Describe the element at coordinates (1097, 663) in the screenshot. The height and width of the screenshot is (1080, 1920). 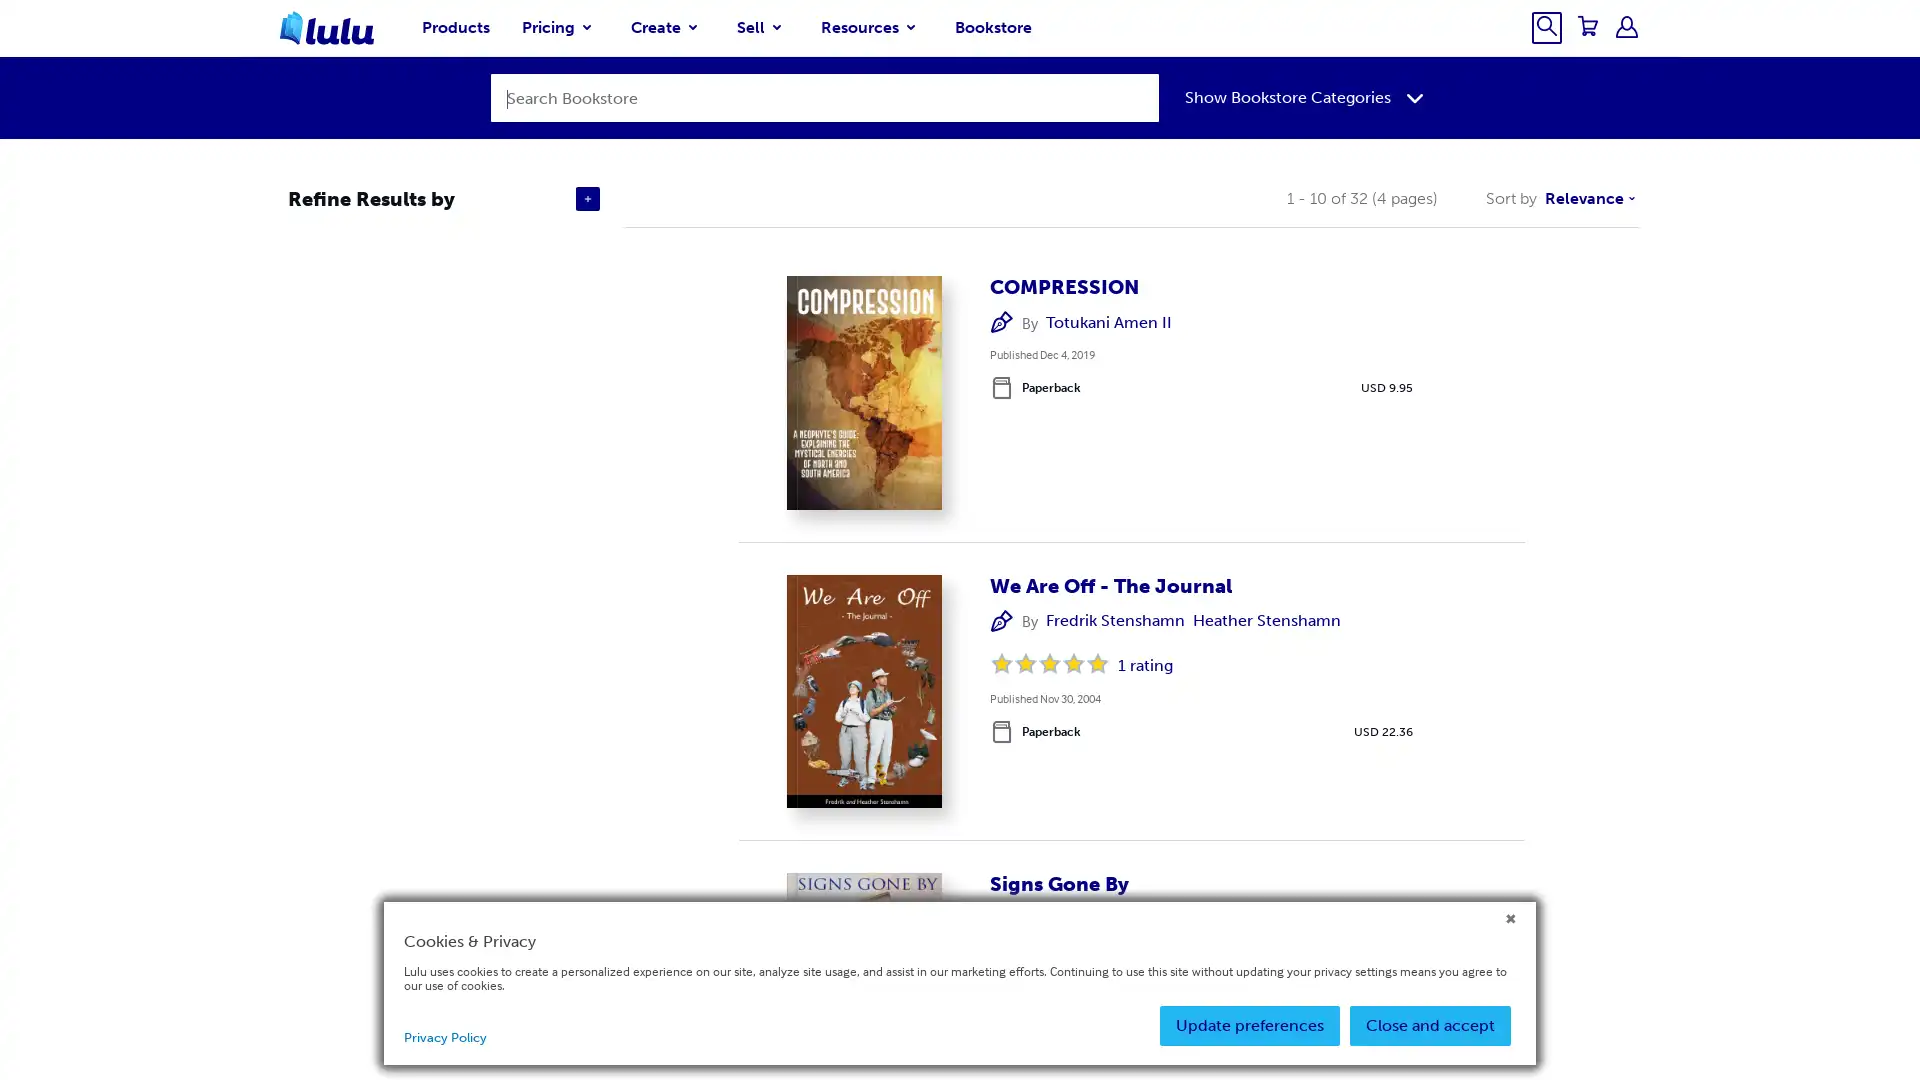
I see `Choose 5 stars` at that location.